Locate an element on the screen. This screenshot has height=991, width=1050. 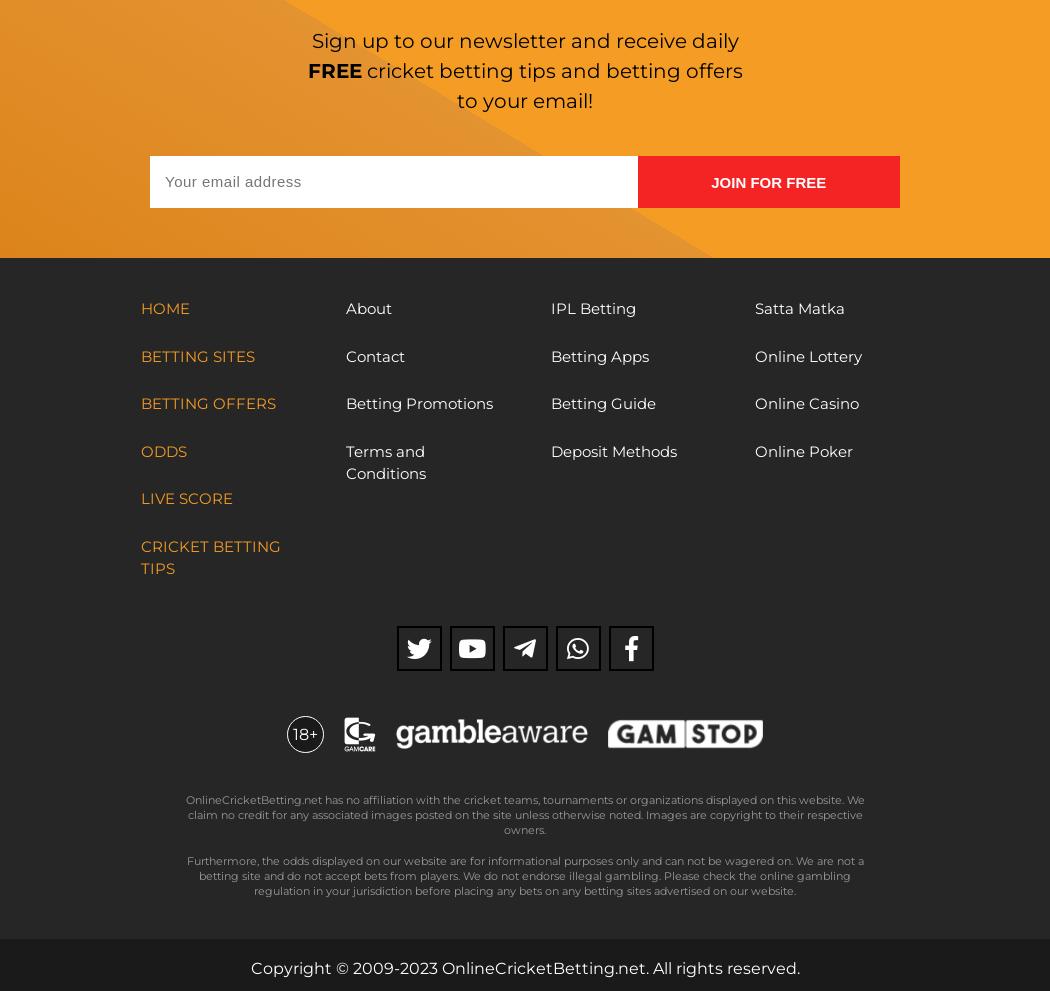
'Furthermore, the odds displayed on our website are for informational purposes only and can not be wagered on. We are not a betting site and do not accept bets from players. We do not endorse illegal gambling. Please check the online gambling regulation in your jurisdiction before placing any bets on any betting sites advertised on our website.' is located at coordinates (523, 876).